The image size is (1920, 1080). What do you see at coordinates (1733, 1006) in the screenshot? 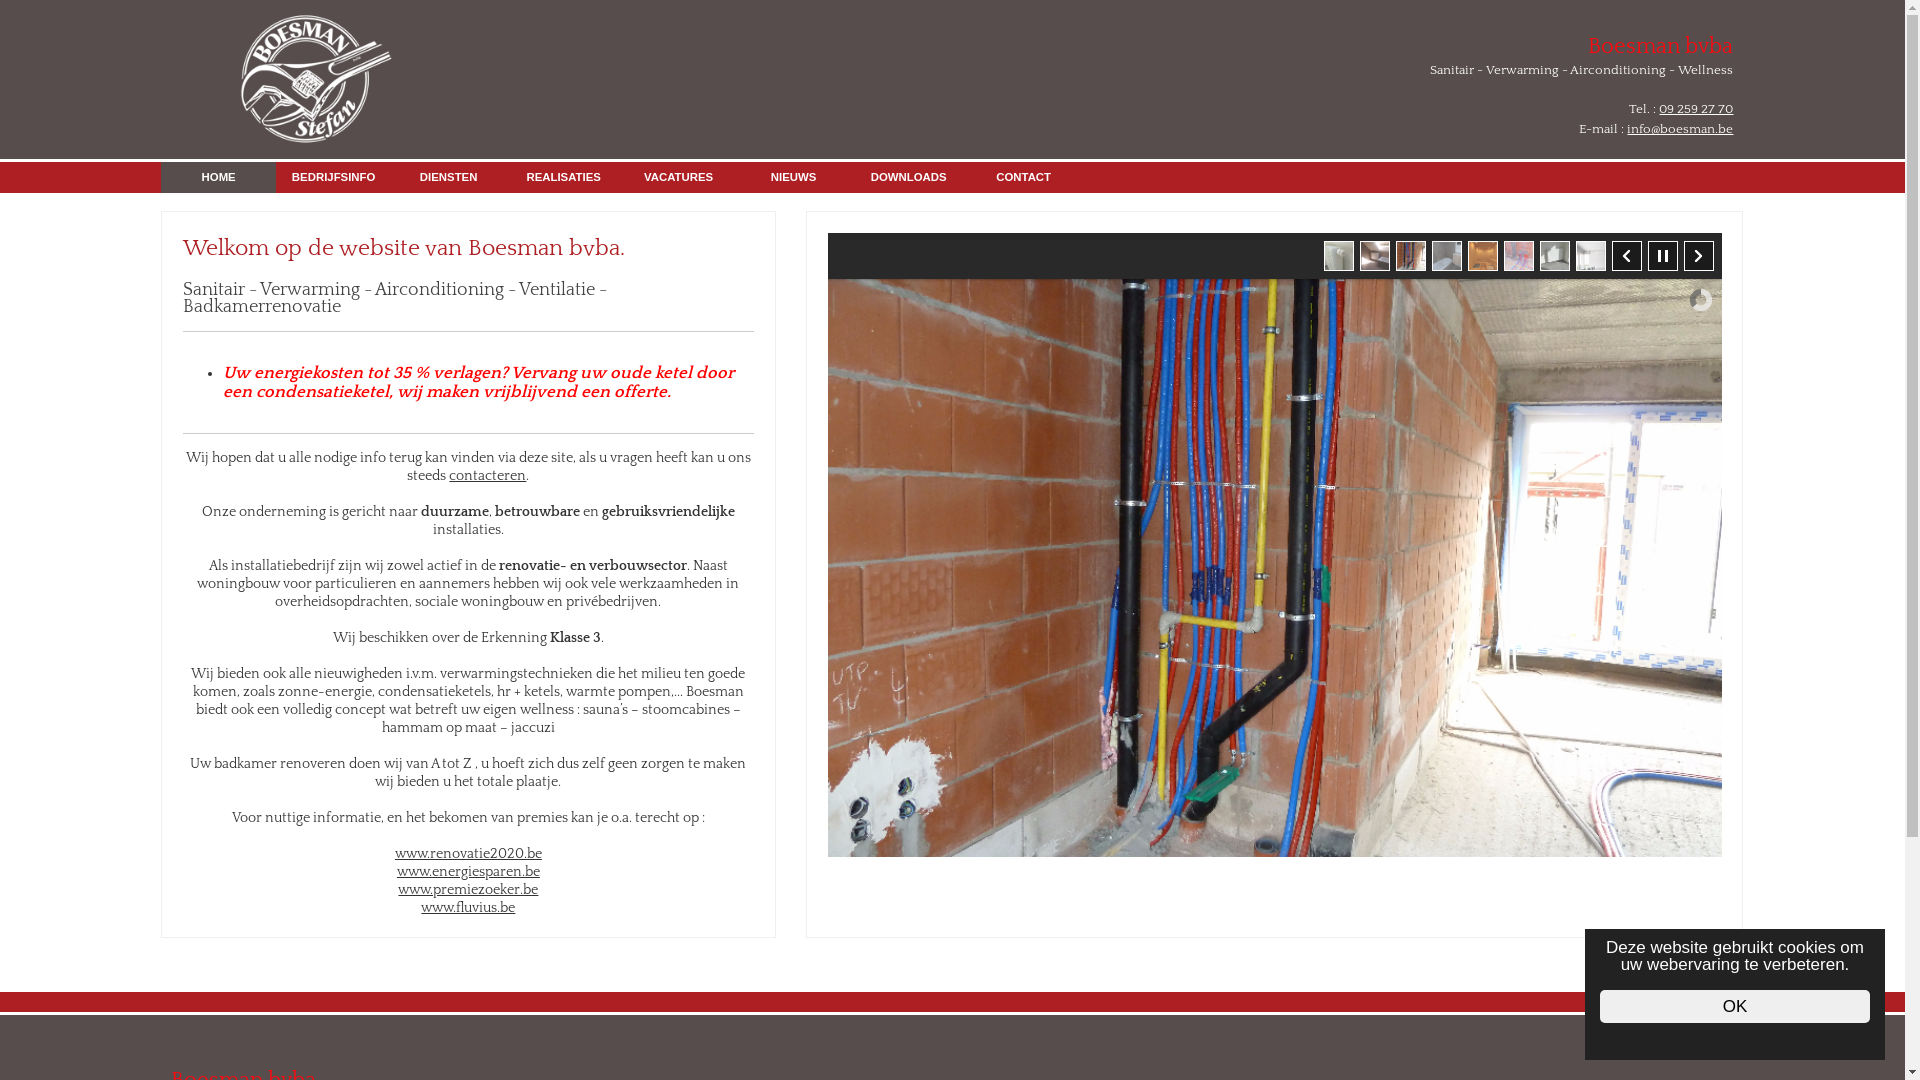
I see `'OK'` at bounding box center [1733, 1006].